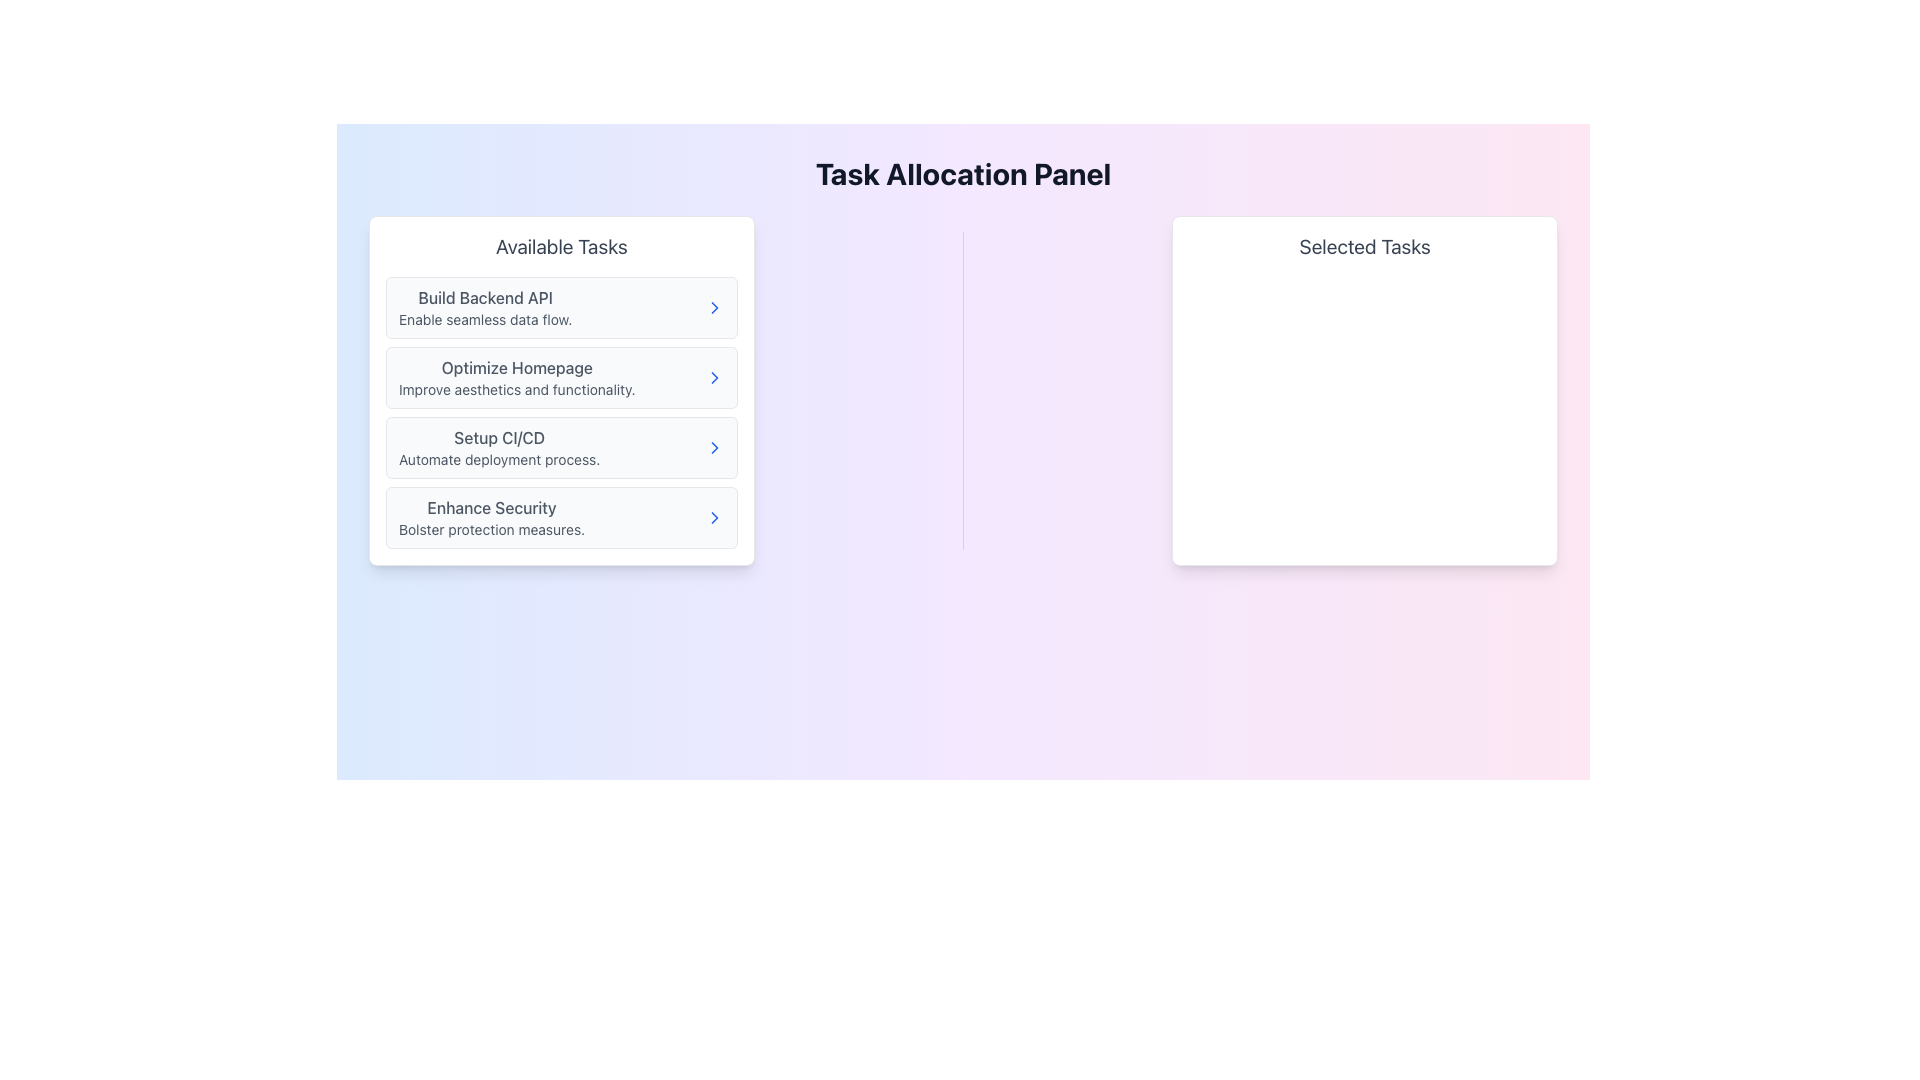  What do you see at coordinates (492, 516) in the screenshot?
I see `to select the fourth task in the 'Available Tasks' list, positioned below 'Setup CI/CD'` at bounding box center [492, 516].